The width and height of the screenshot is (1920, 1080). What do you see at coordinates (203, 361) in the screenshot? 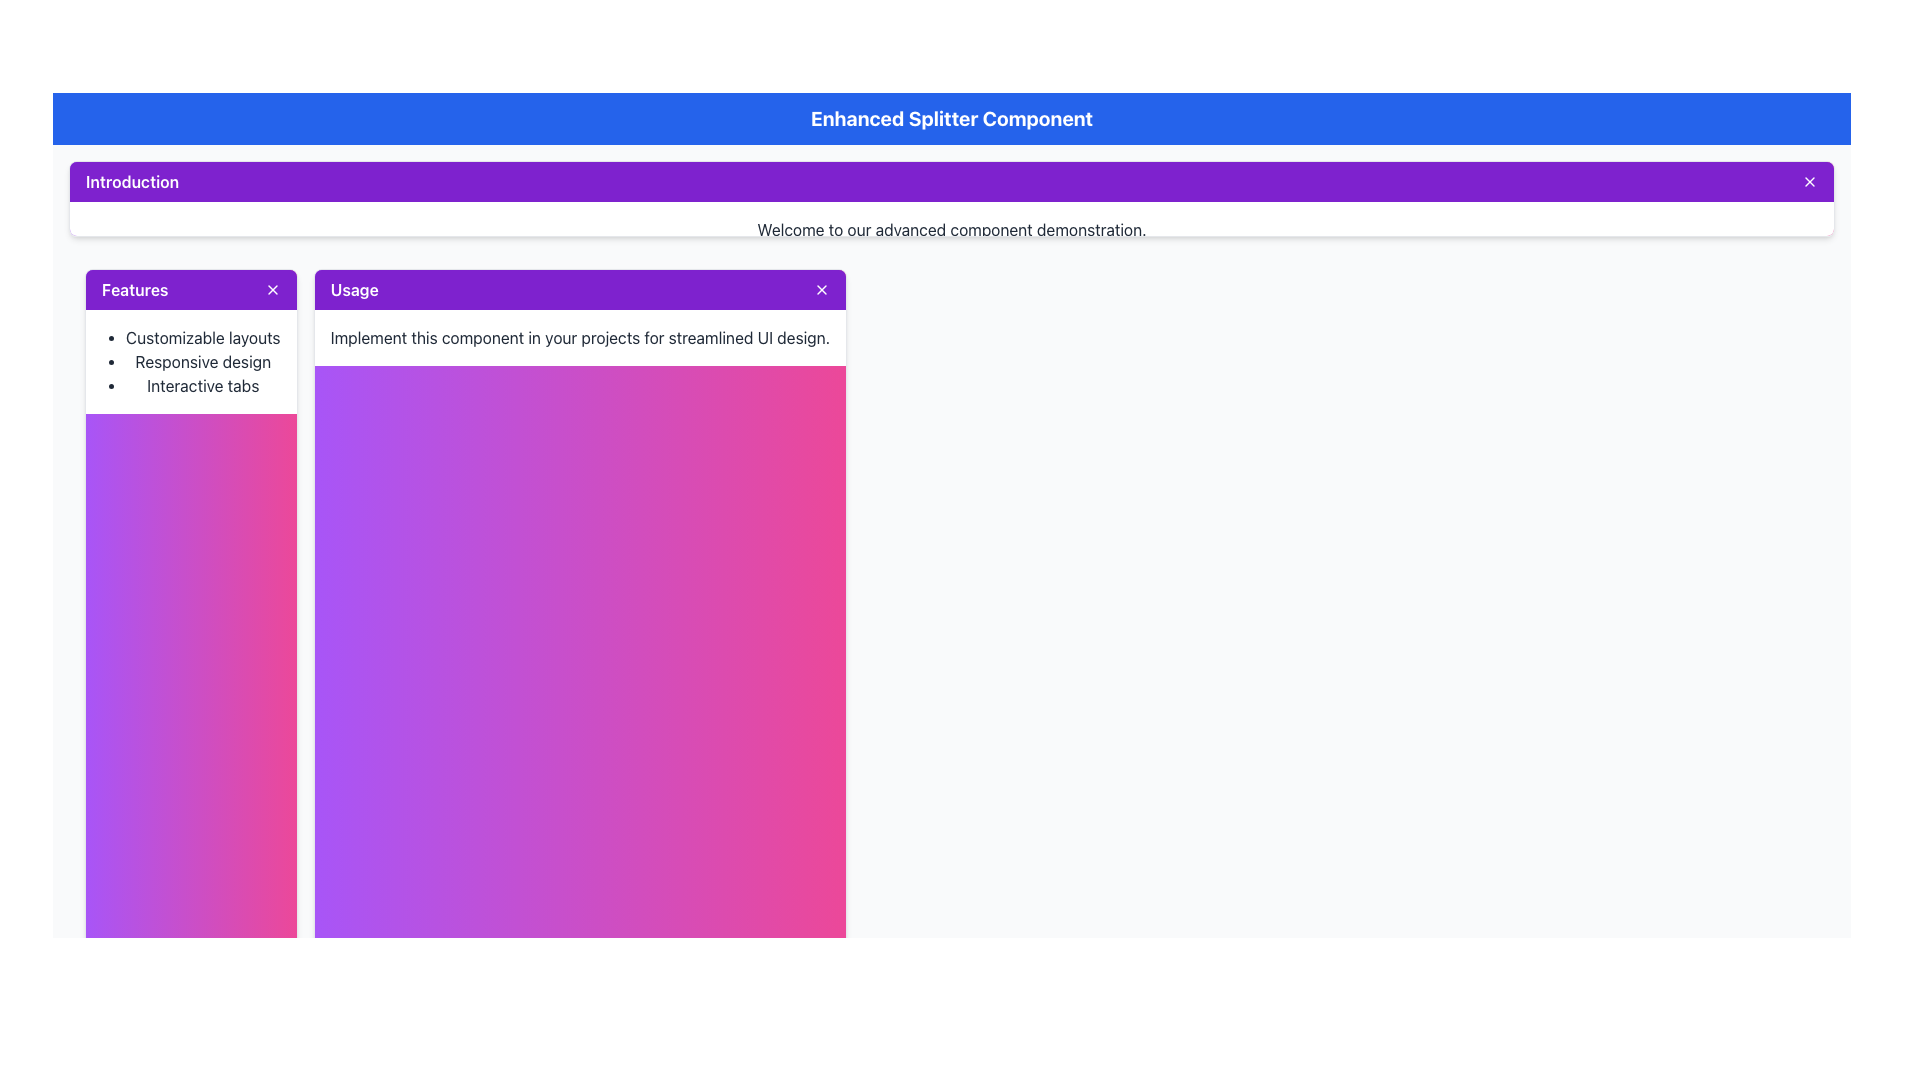
I see `informational text label, which is the second item in a vertical list of features located in the leftmost pane of the application layout` at bounding box center [203, 361].